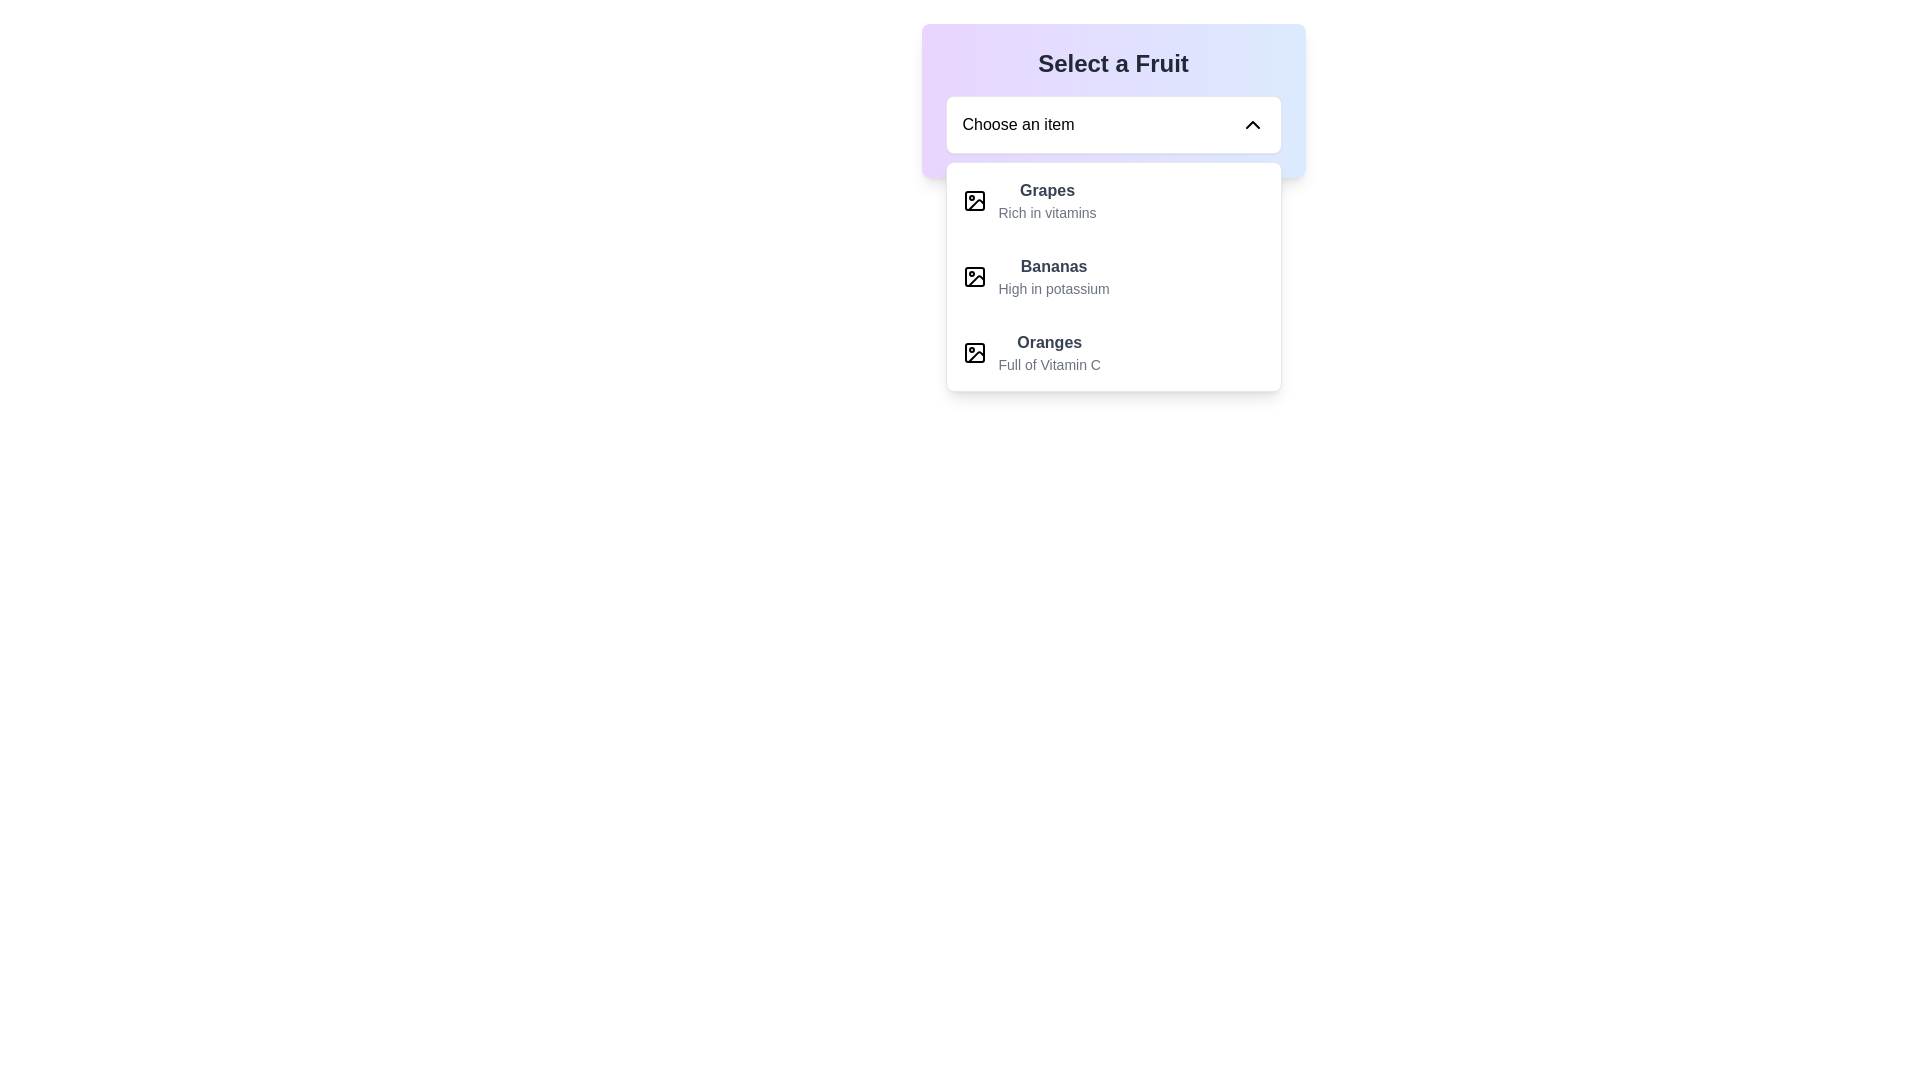  I want to click on the second list item labeled 'Bananas' in the 'Select a Fruit' list, so click(1112, 277).